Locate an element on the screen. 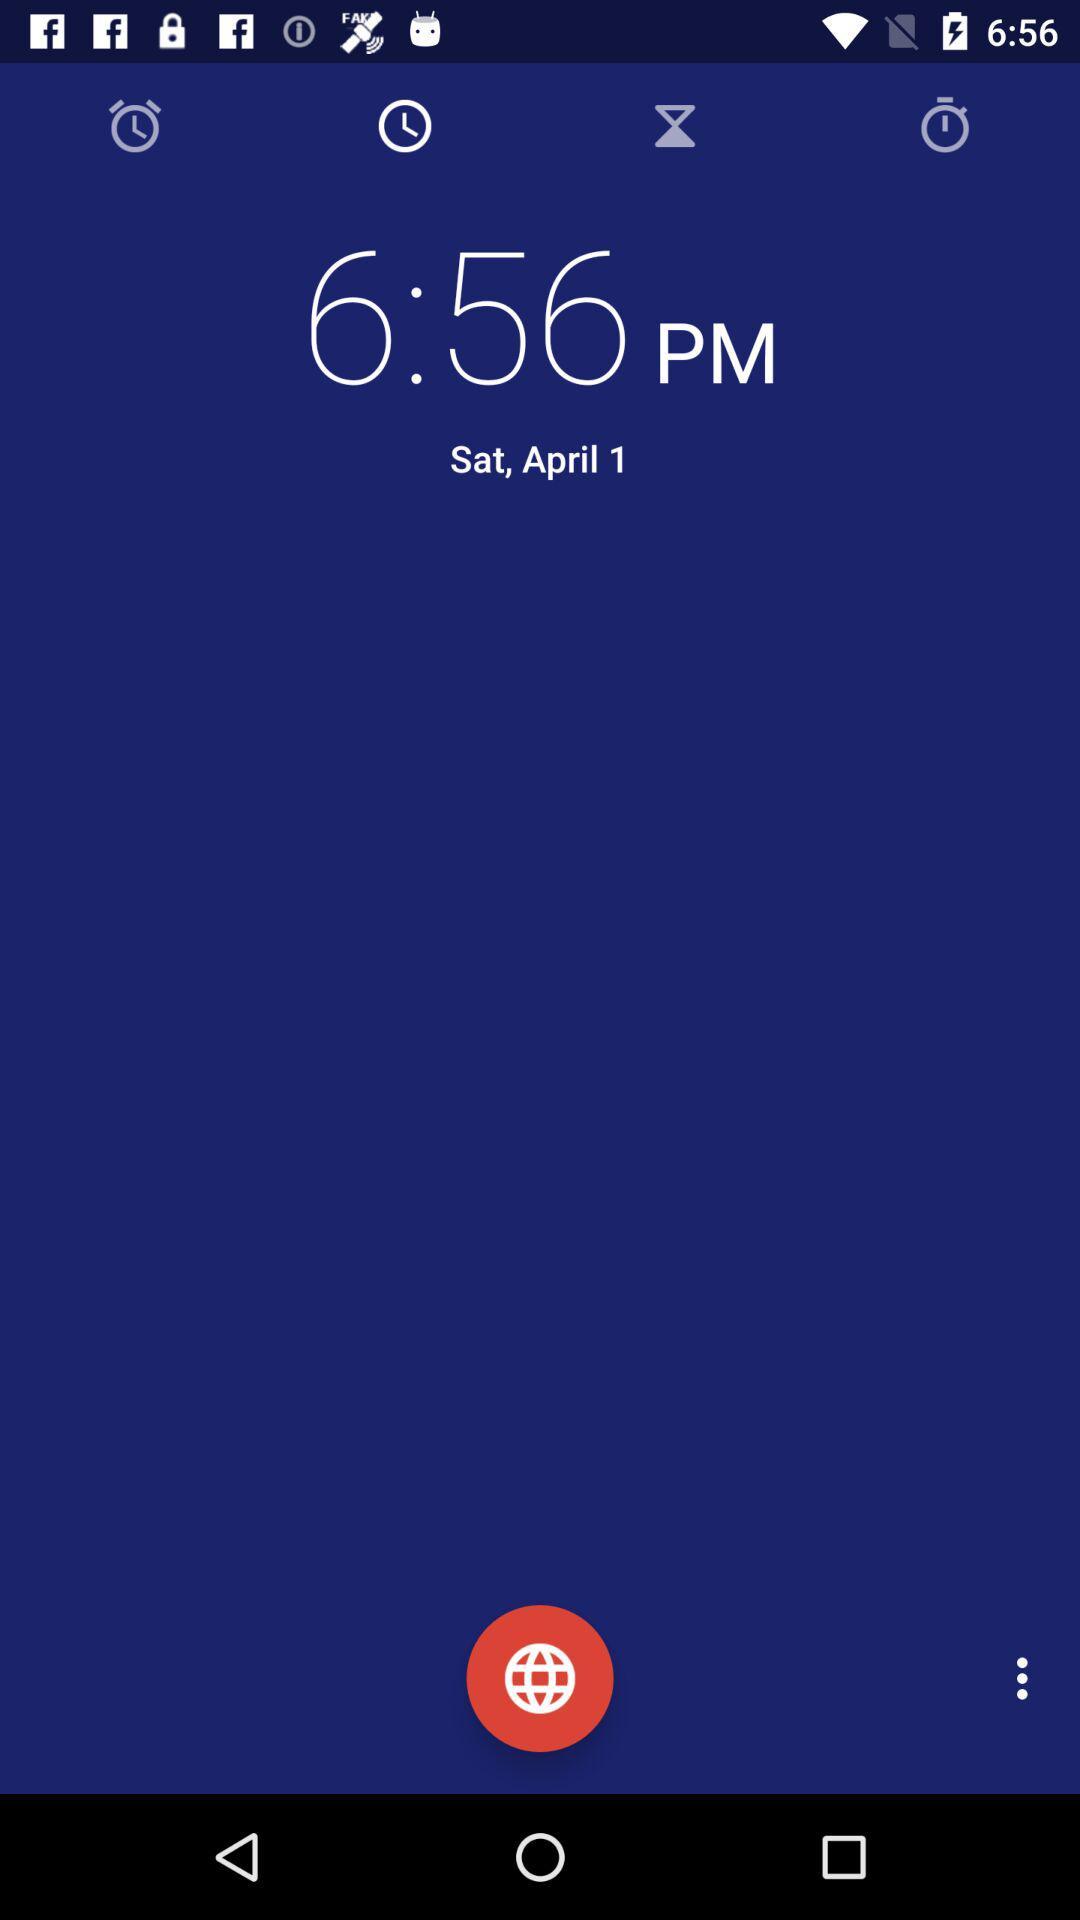 This screenshot has width=1080, height=1920. the more icon is located at coordinates (1027, 1678).